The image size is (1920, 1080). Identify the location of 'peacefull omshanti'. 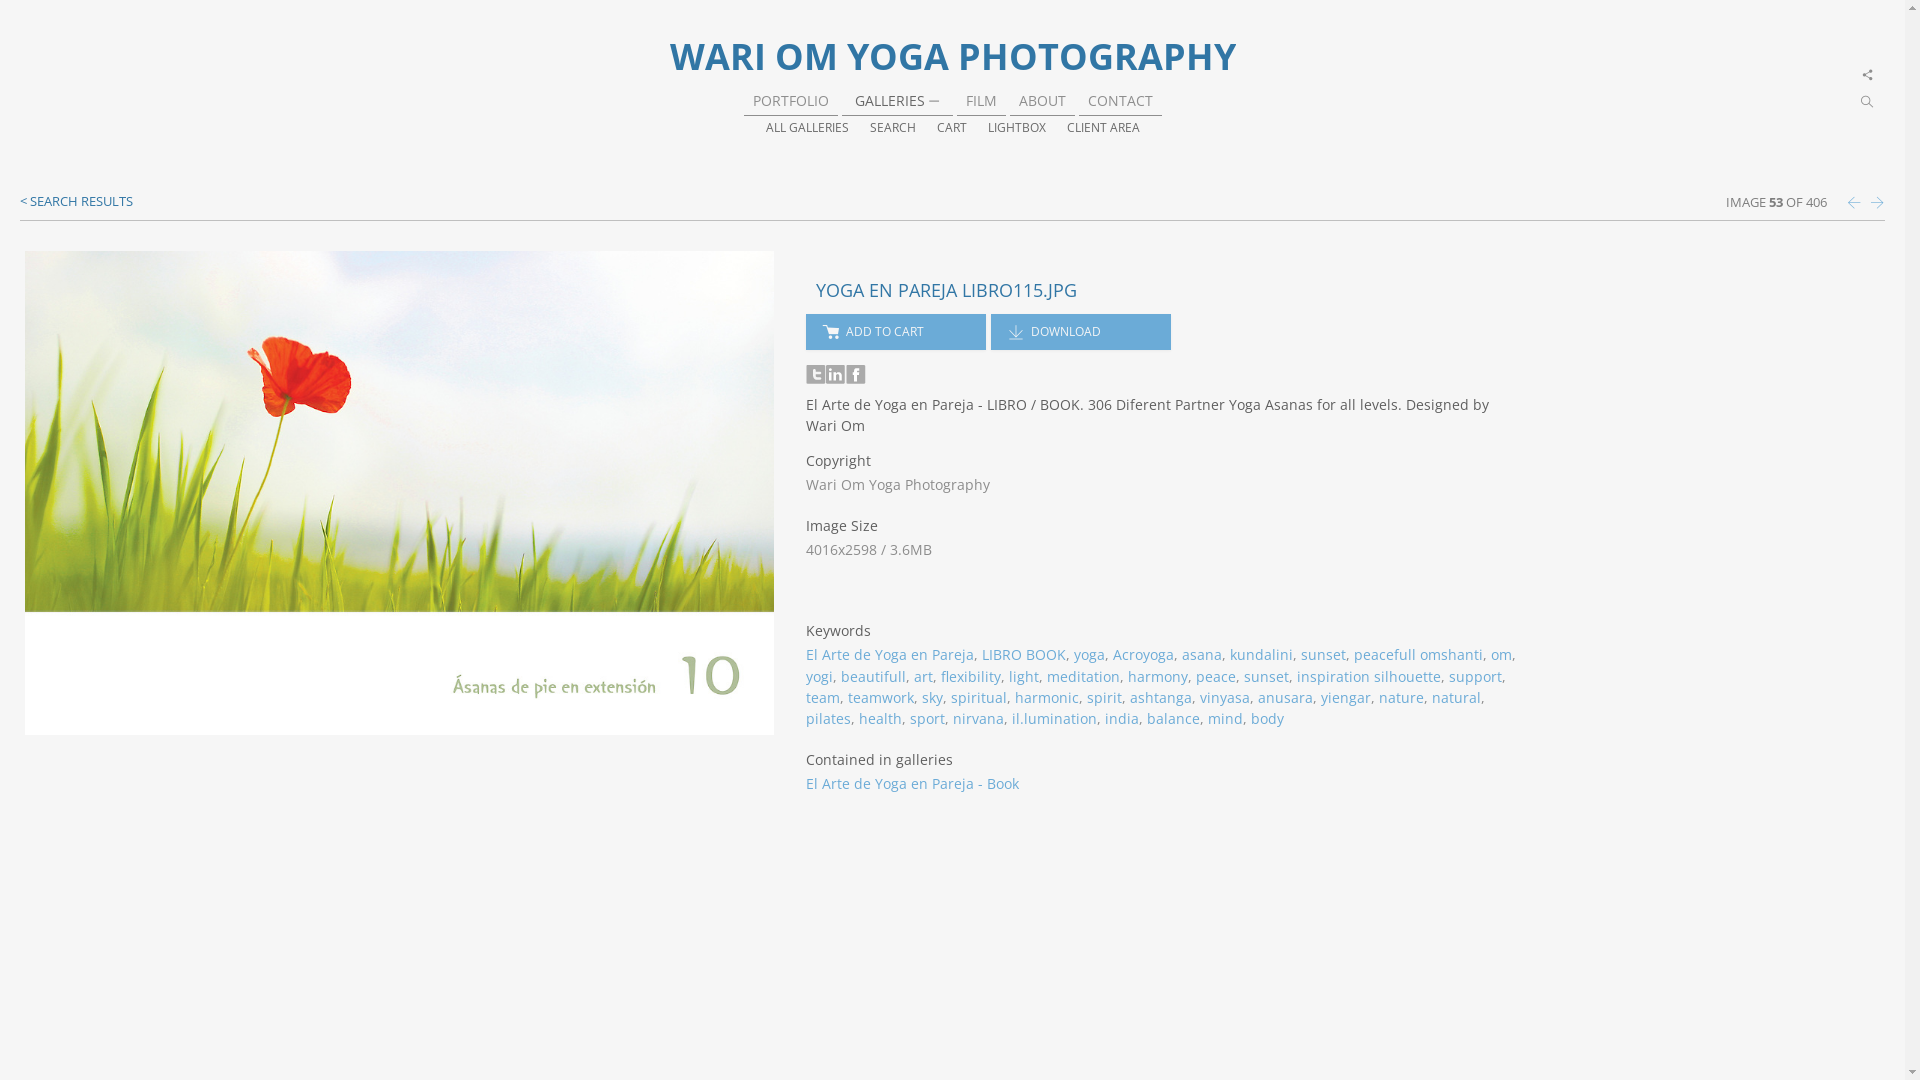
(1417, 654).